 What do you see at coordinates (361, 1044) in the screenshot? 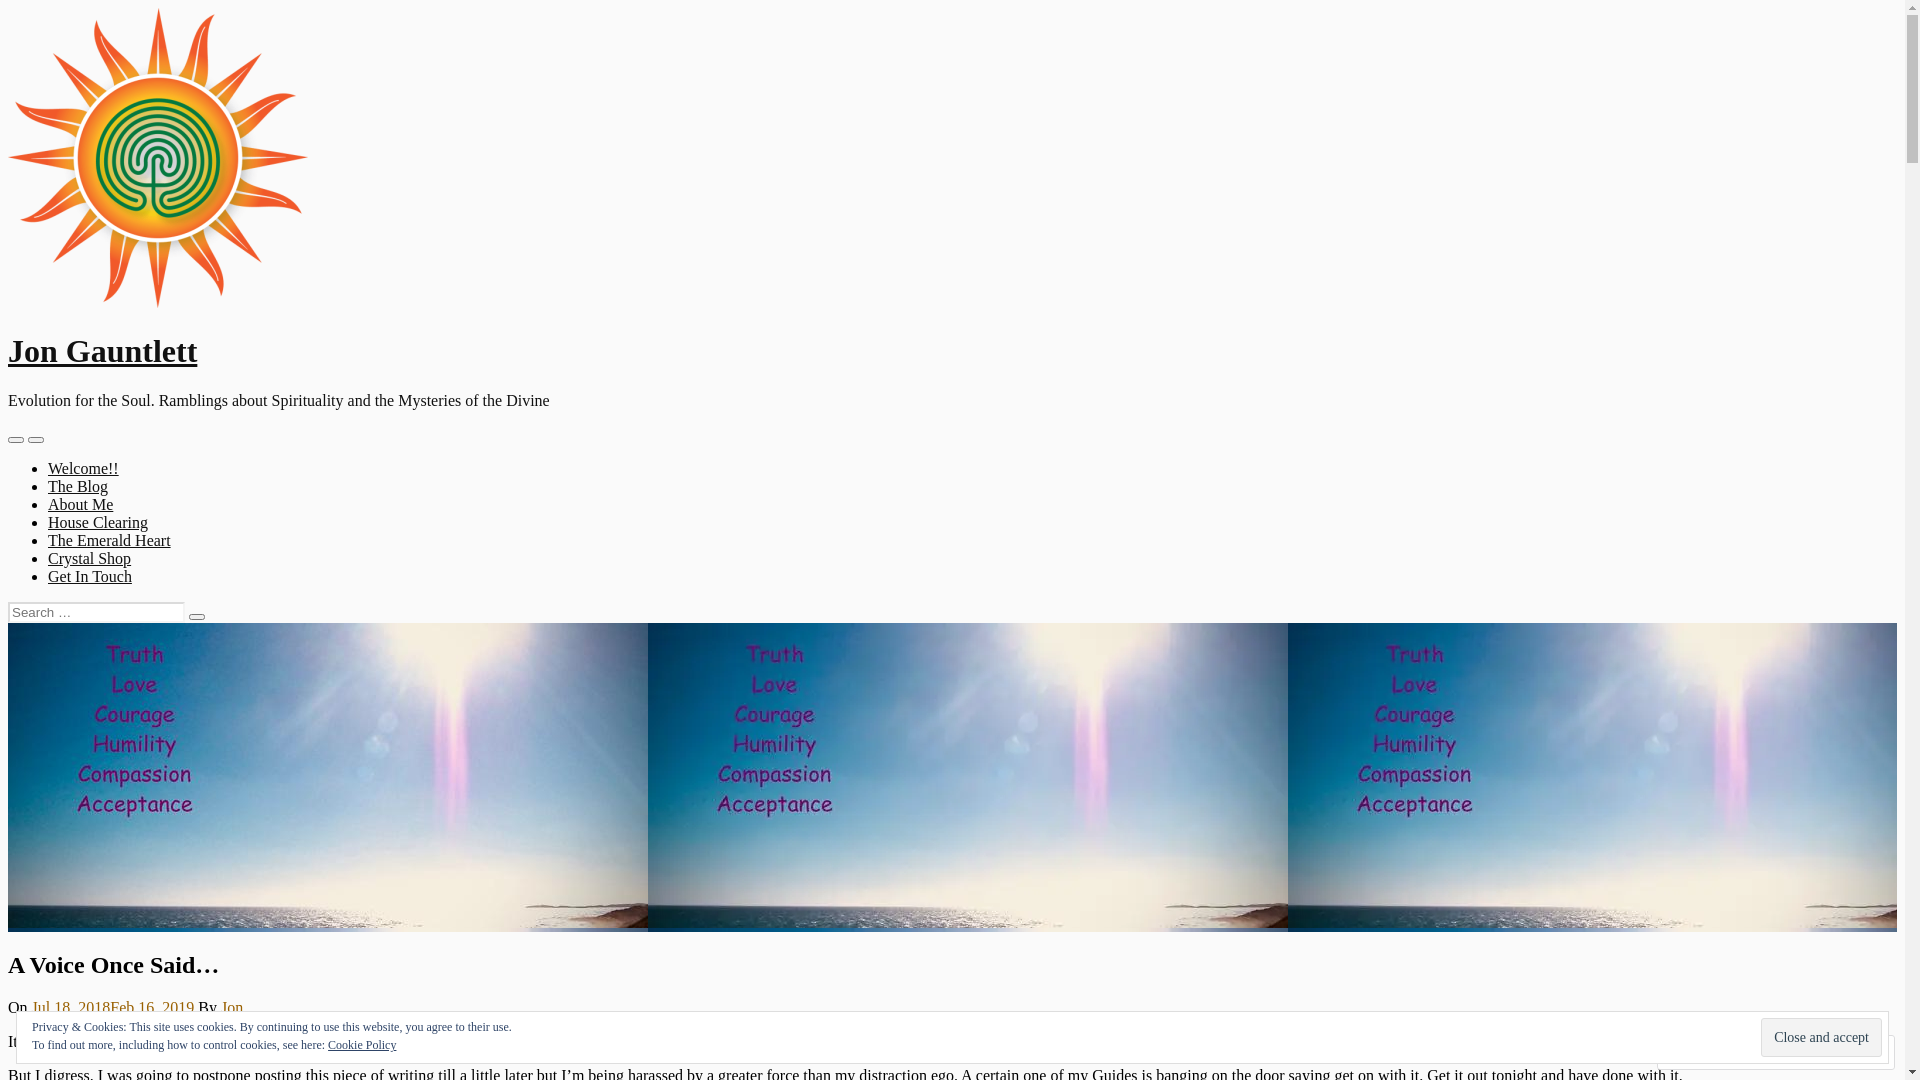
I see `'Cookie Policy'` at bounding box center [361, 1044].